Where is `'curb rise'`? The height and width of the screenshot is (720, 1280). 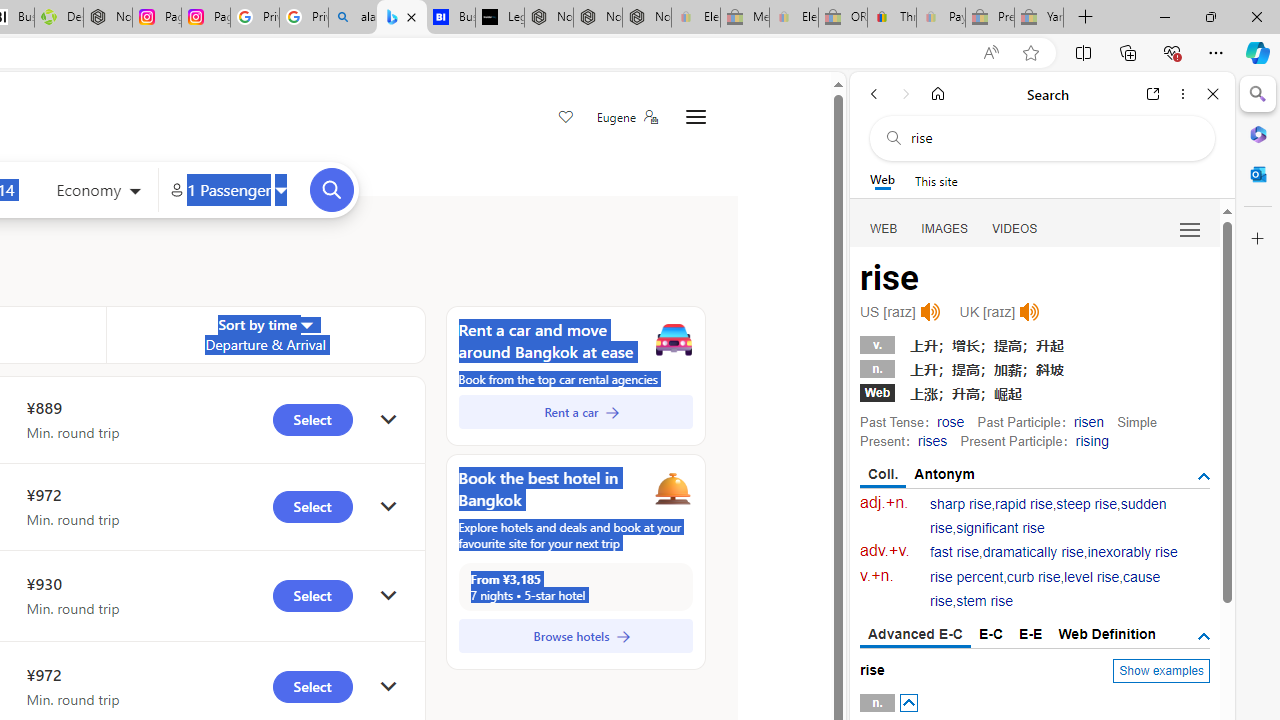
'curb rise' is located at coordinates (1033, 577).